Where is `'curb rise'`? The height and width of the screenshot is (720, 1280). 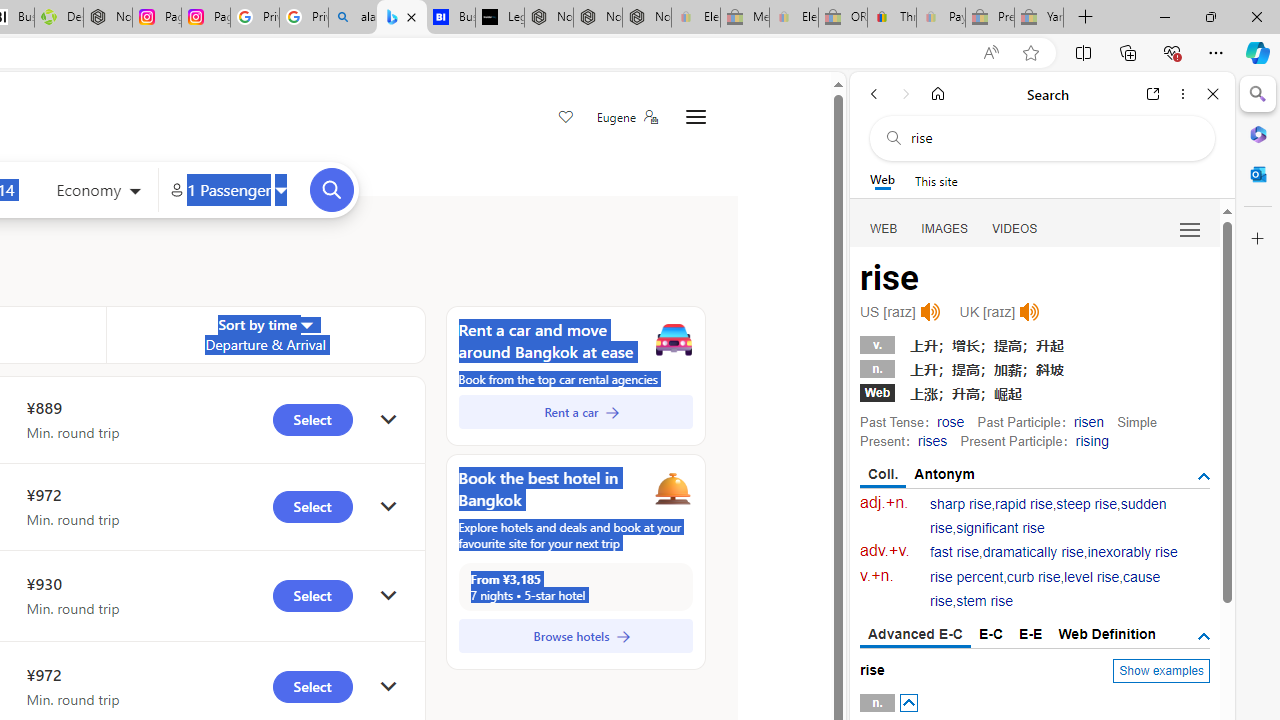
'curb rise' is located at coordinates (1033, 577).